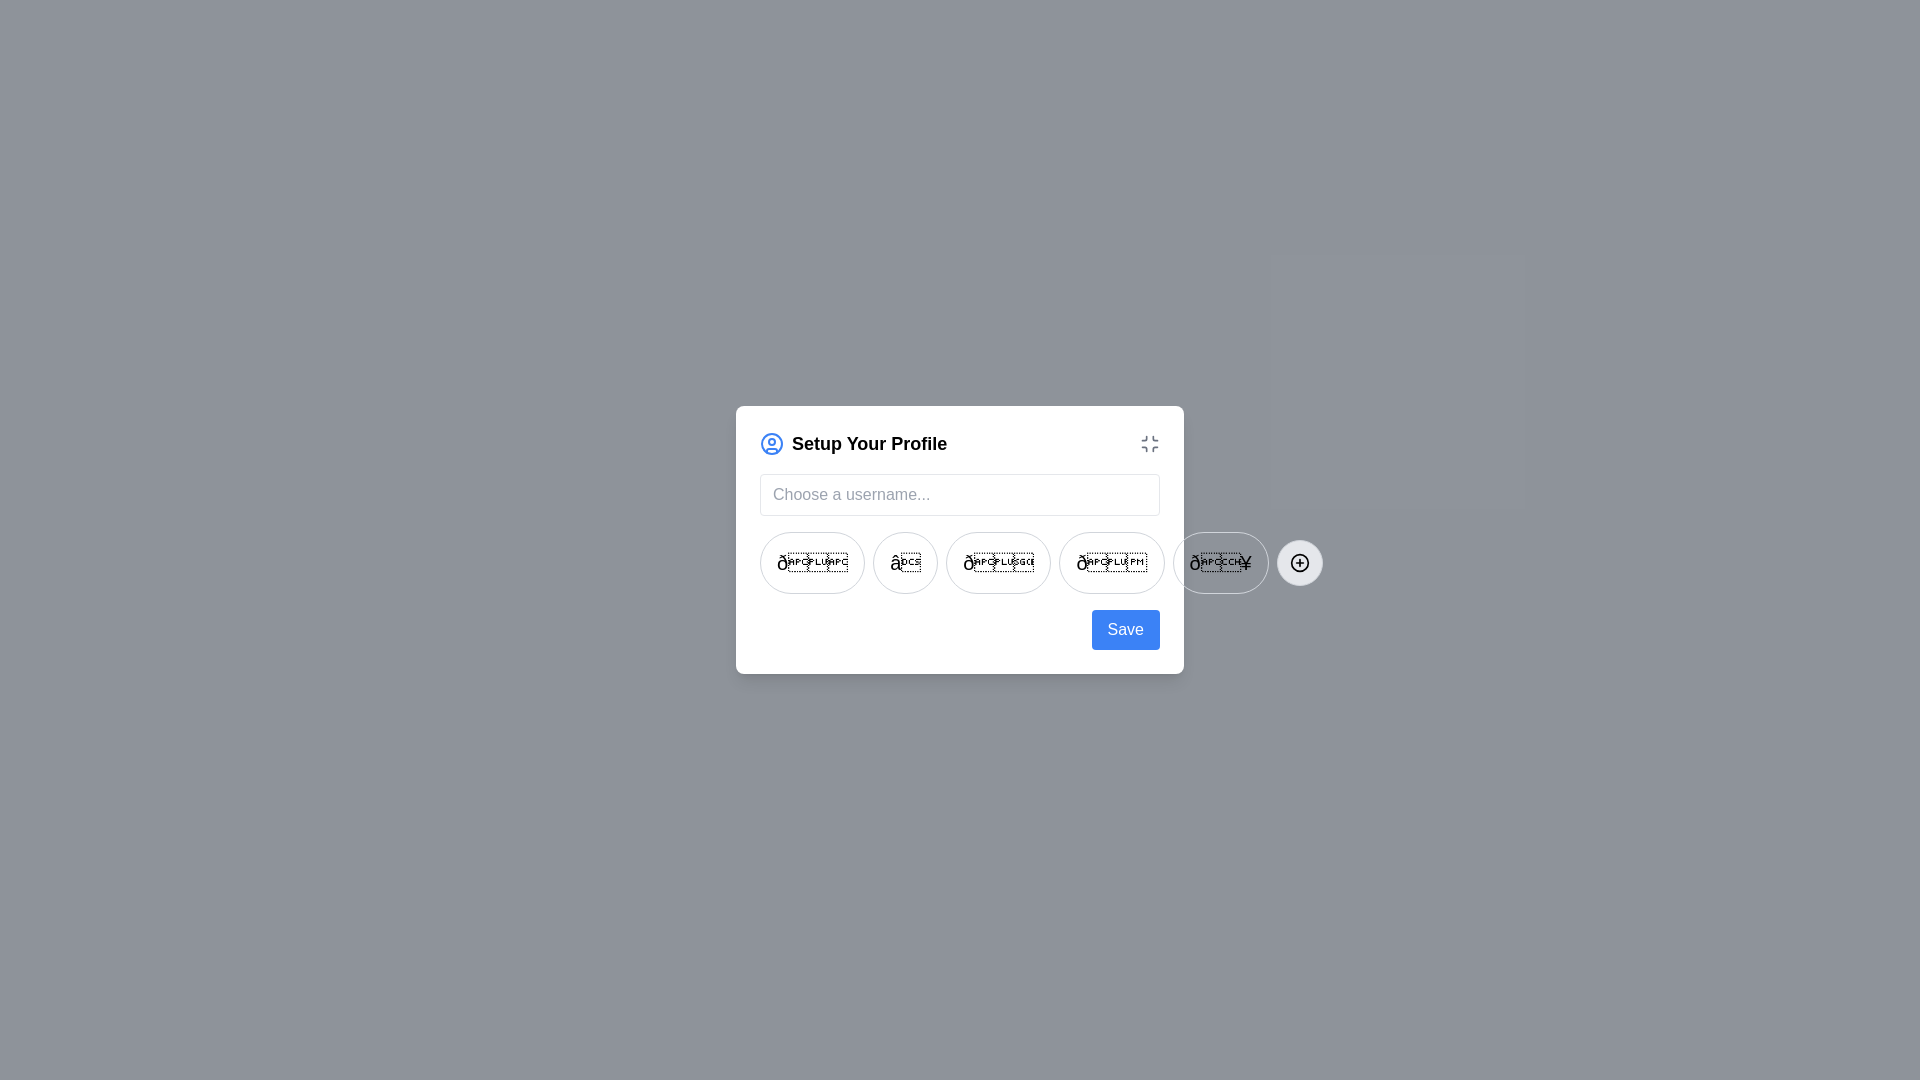 This screenshot has height=1080, width=1920. Describe the element at coordinates (1299, 563) in the screenshot. I see `the circular button with a plus sign (+) that has a thin black stroke` at that location.